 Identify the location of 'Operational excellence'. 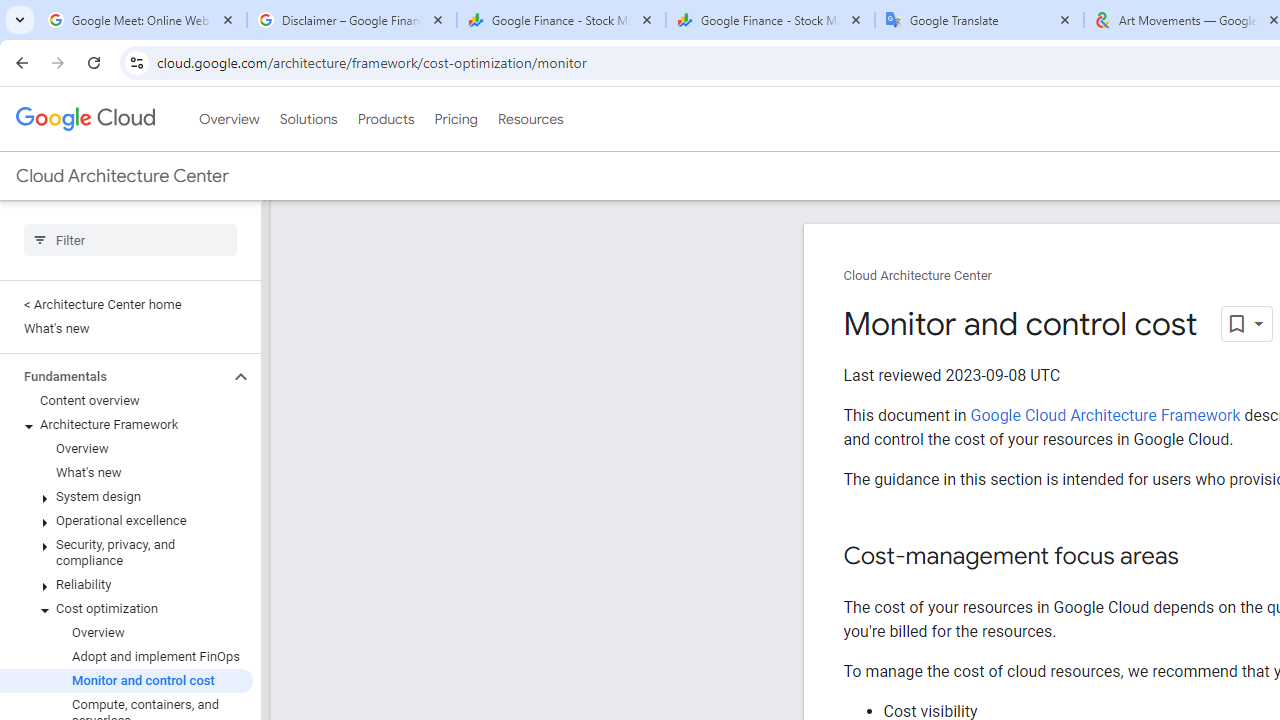
(125, 519).